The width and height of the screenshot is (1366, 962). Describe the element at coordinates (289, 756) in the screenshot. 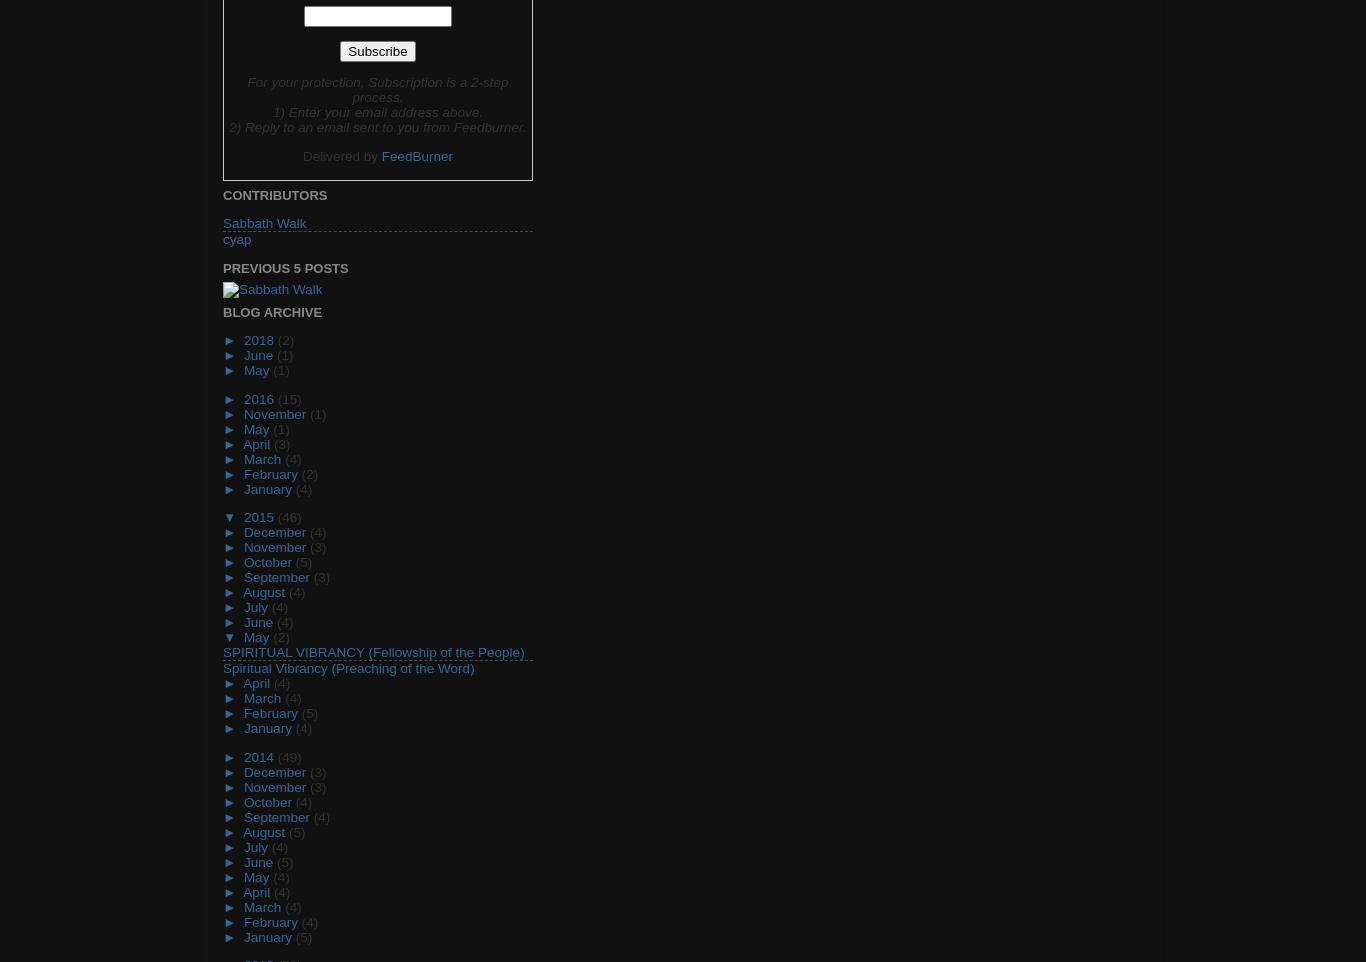

I see `'(49)'` at that location.